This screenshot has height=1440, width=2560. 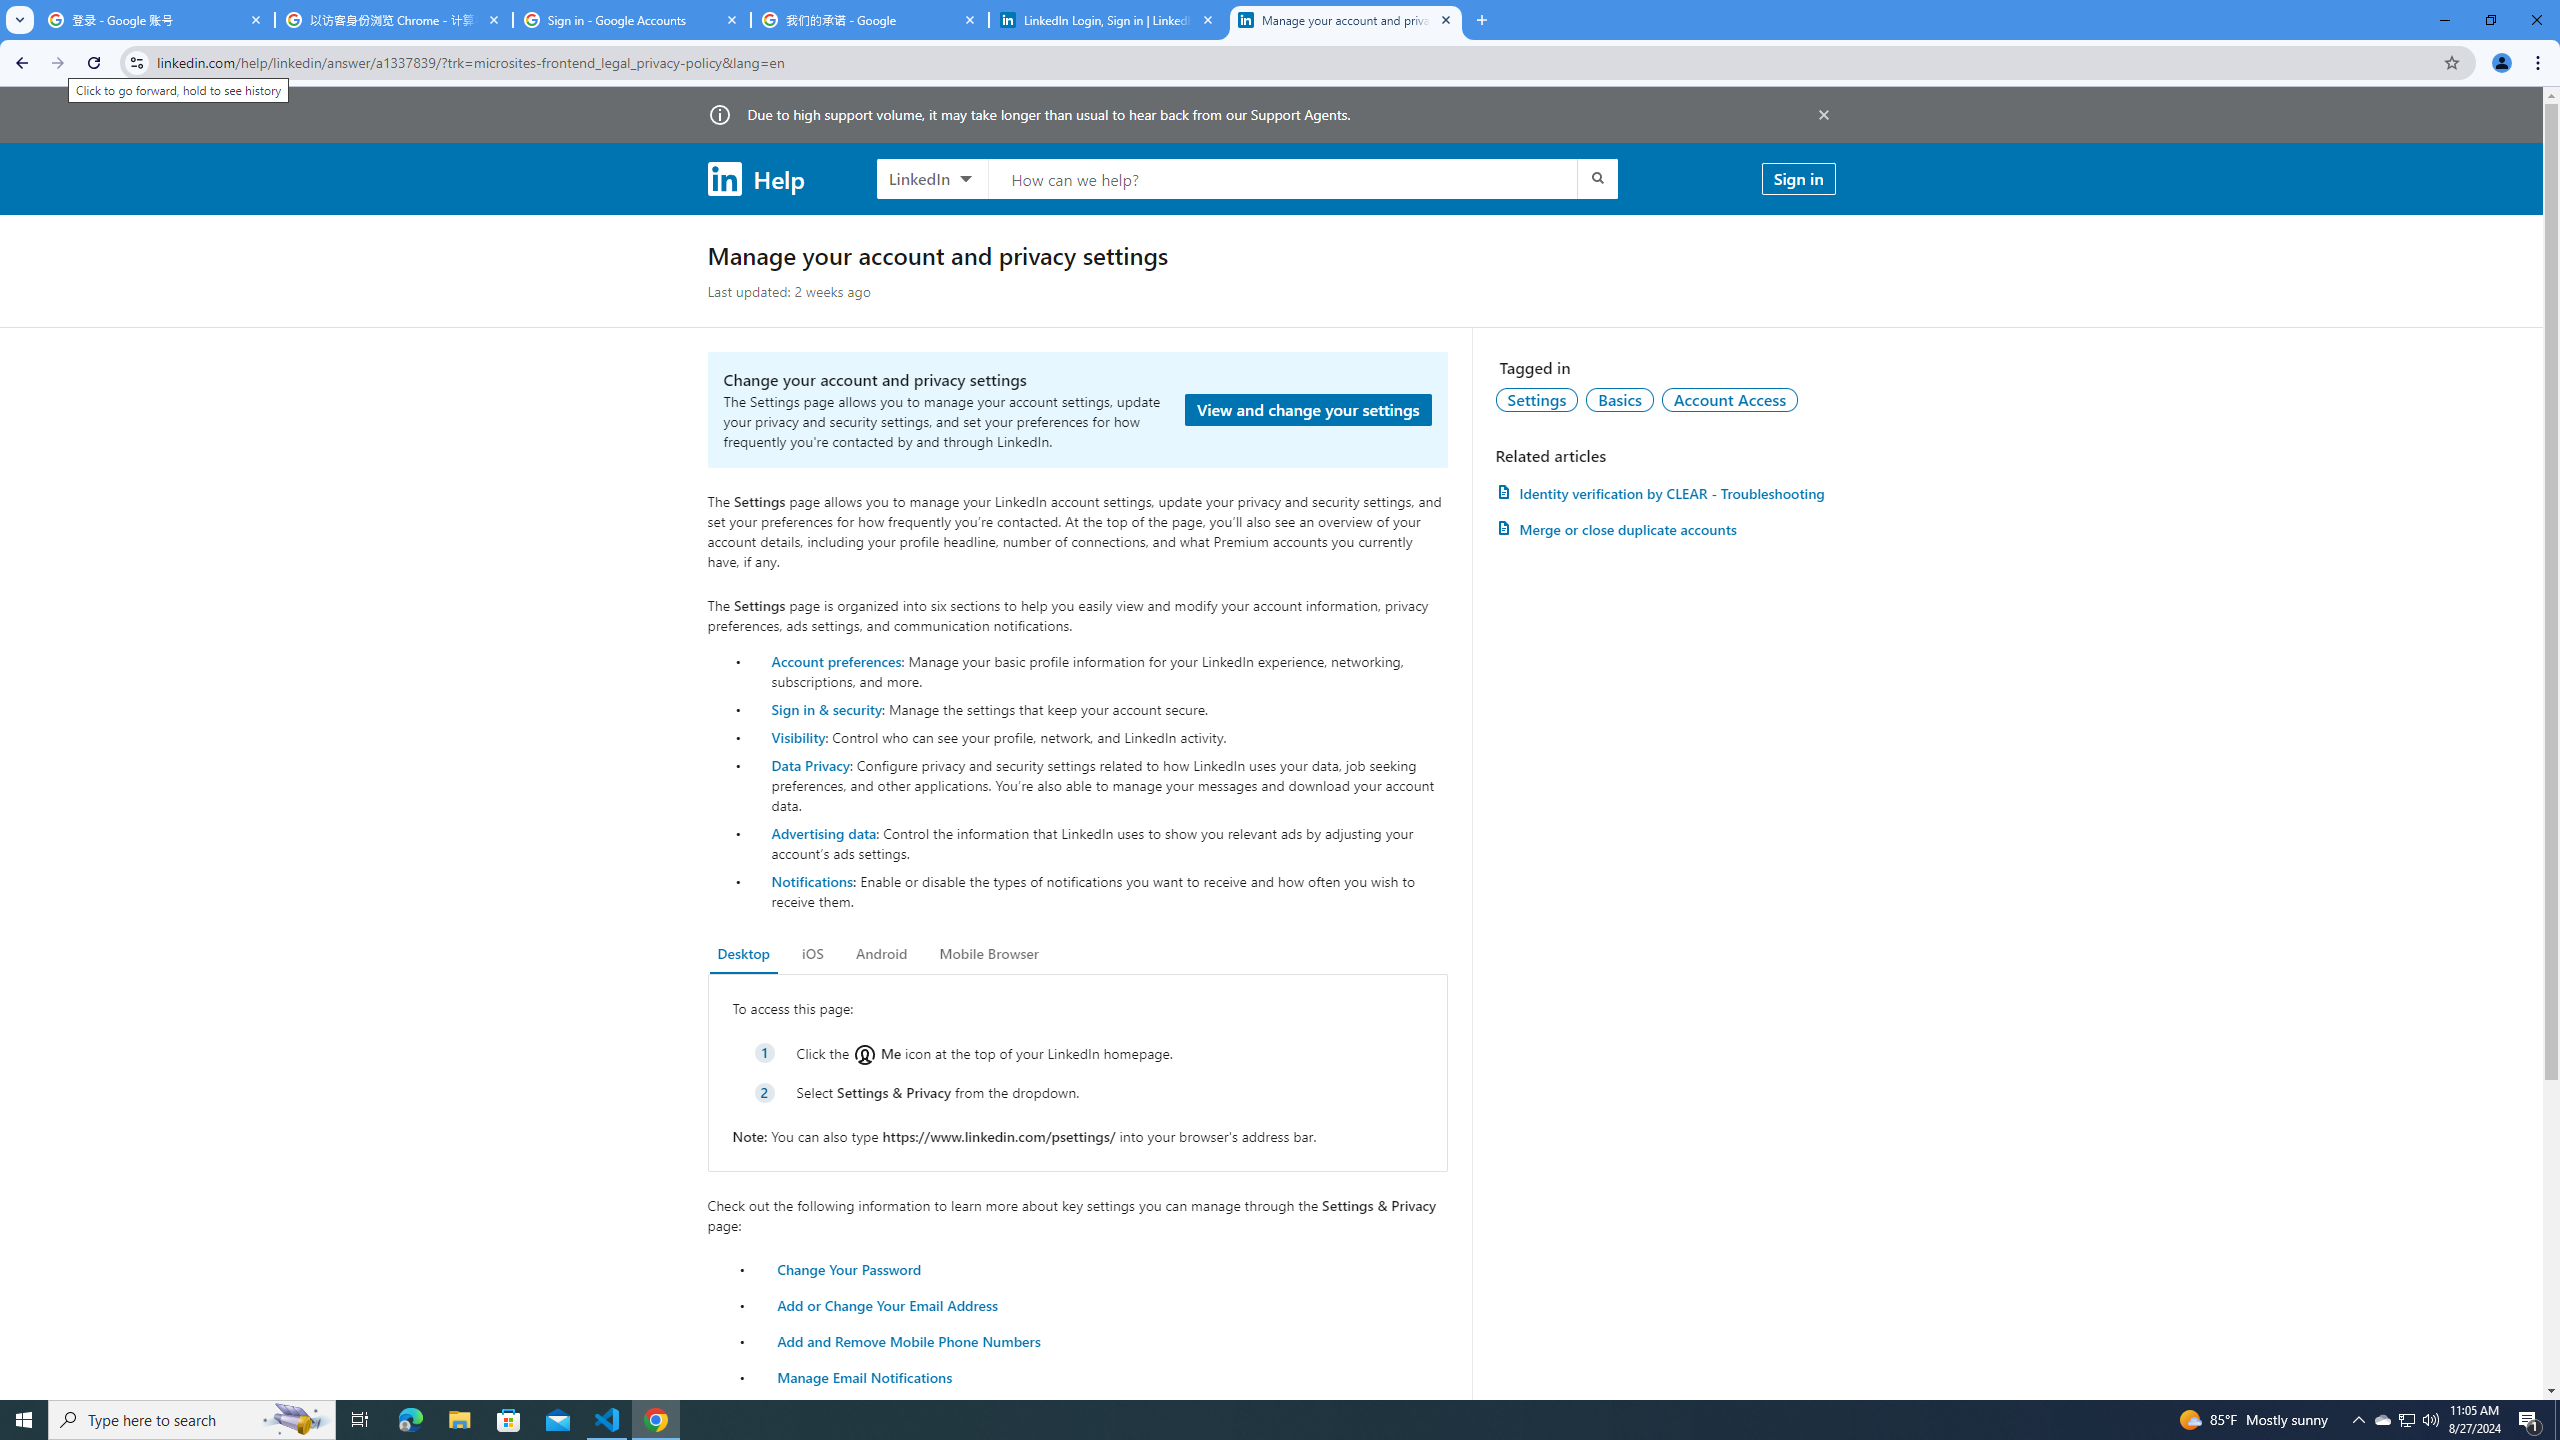 I want to click on 'iOS', so click(x=811, y=953).